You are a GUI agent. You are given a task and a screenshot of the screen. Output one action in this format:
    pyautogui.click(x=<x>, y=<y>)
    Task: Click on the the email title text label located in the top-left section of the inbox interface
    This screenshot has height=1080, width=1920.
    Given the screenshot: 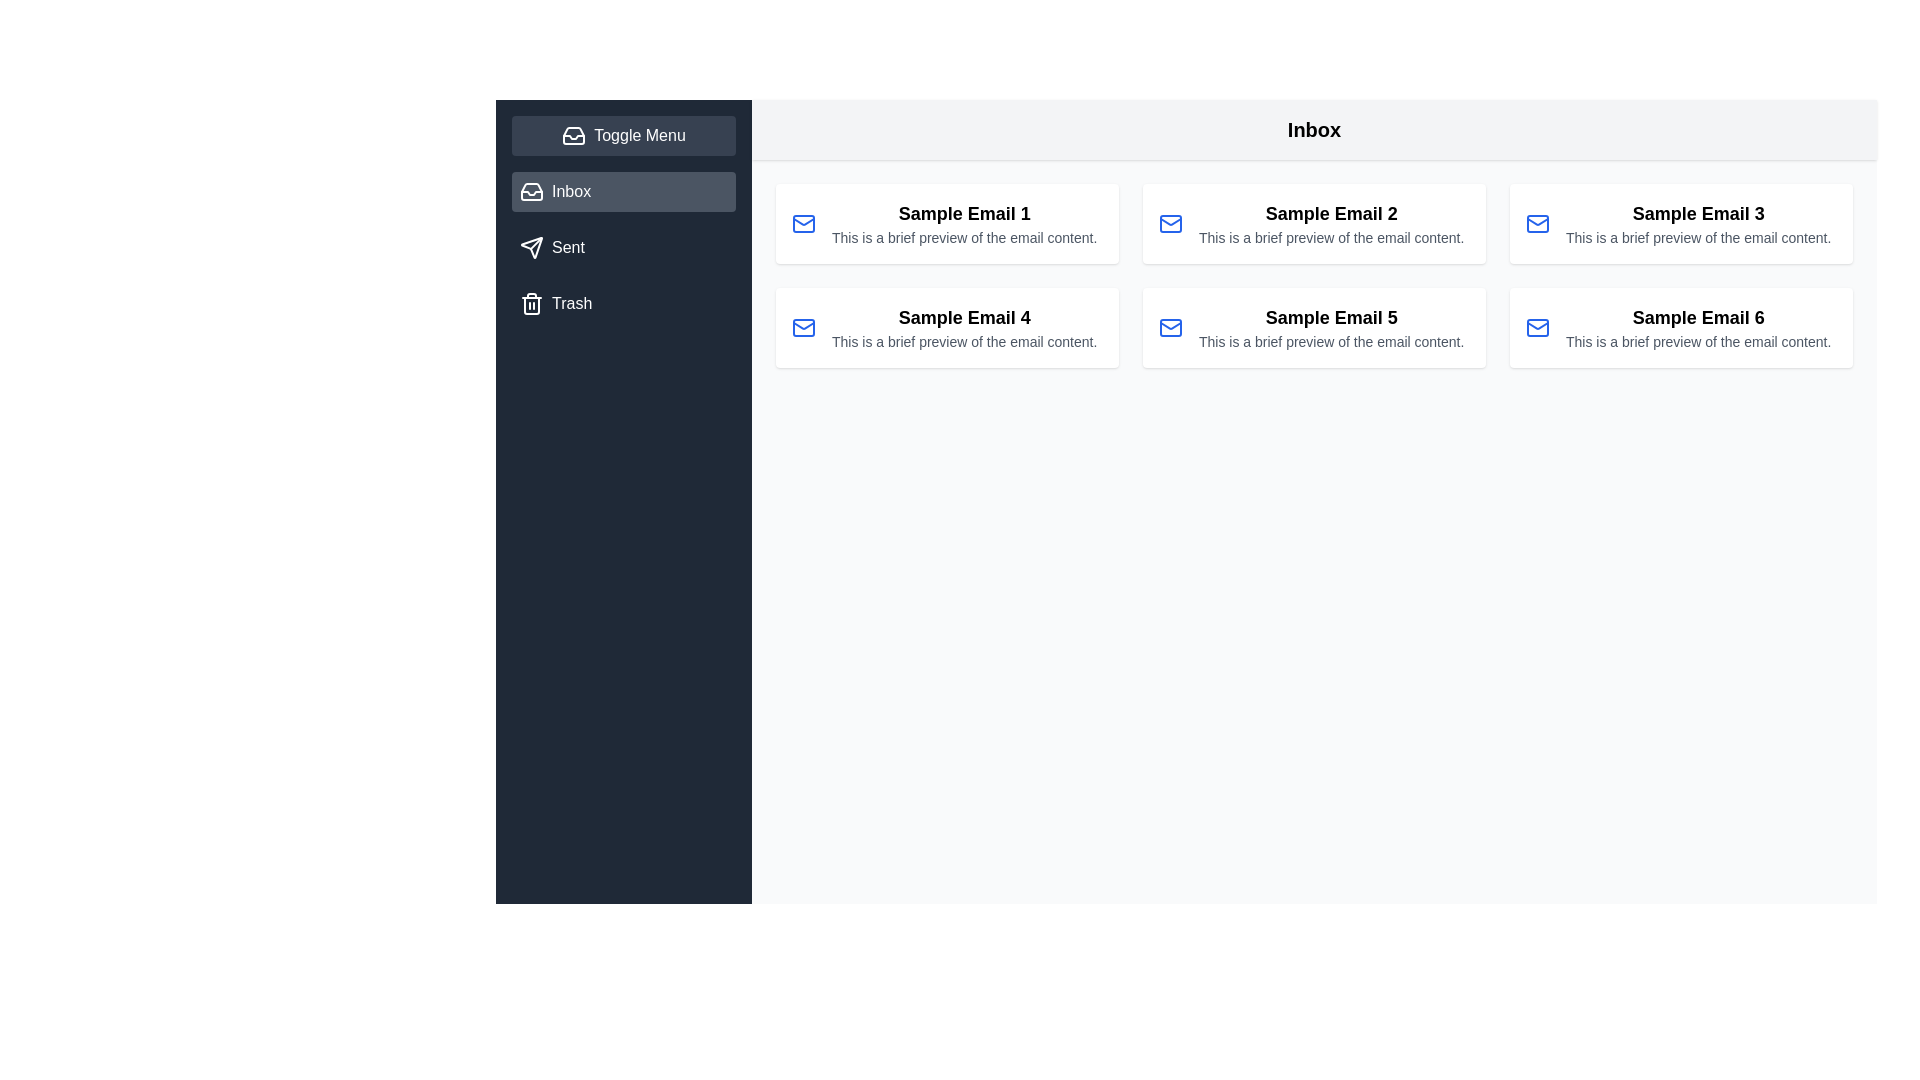 What is the action you would take?
    pyautogui.click(x=964, y=213)
    